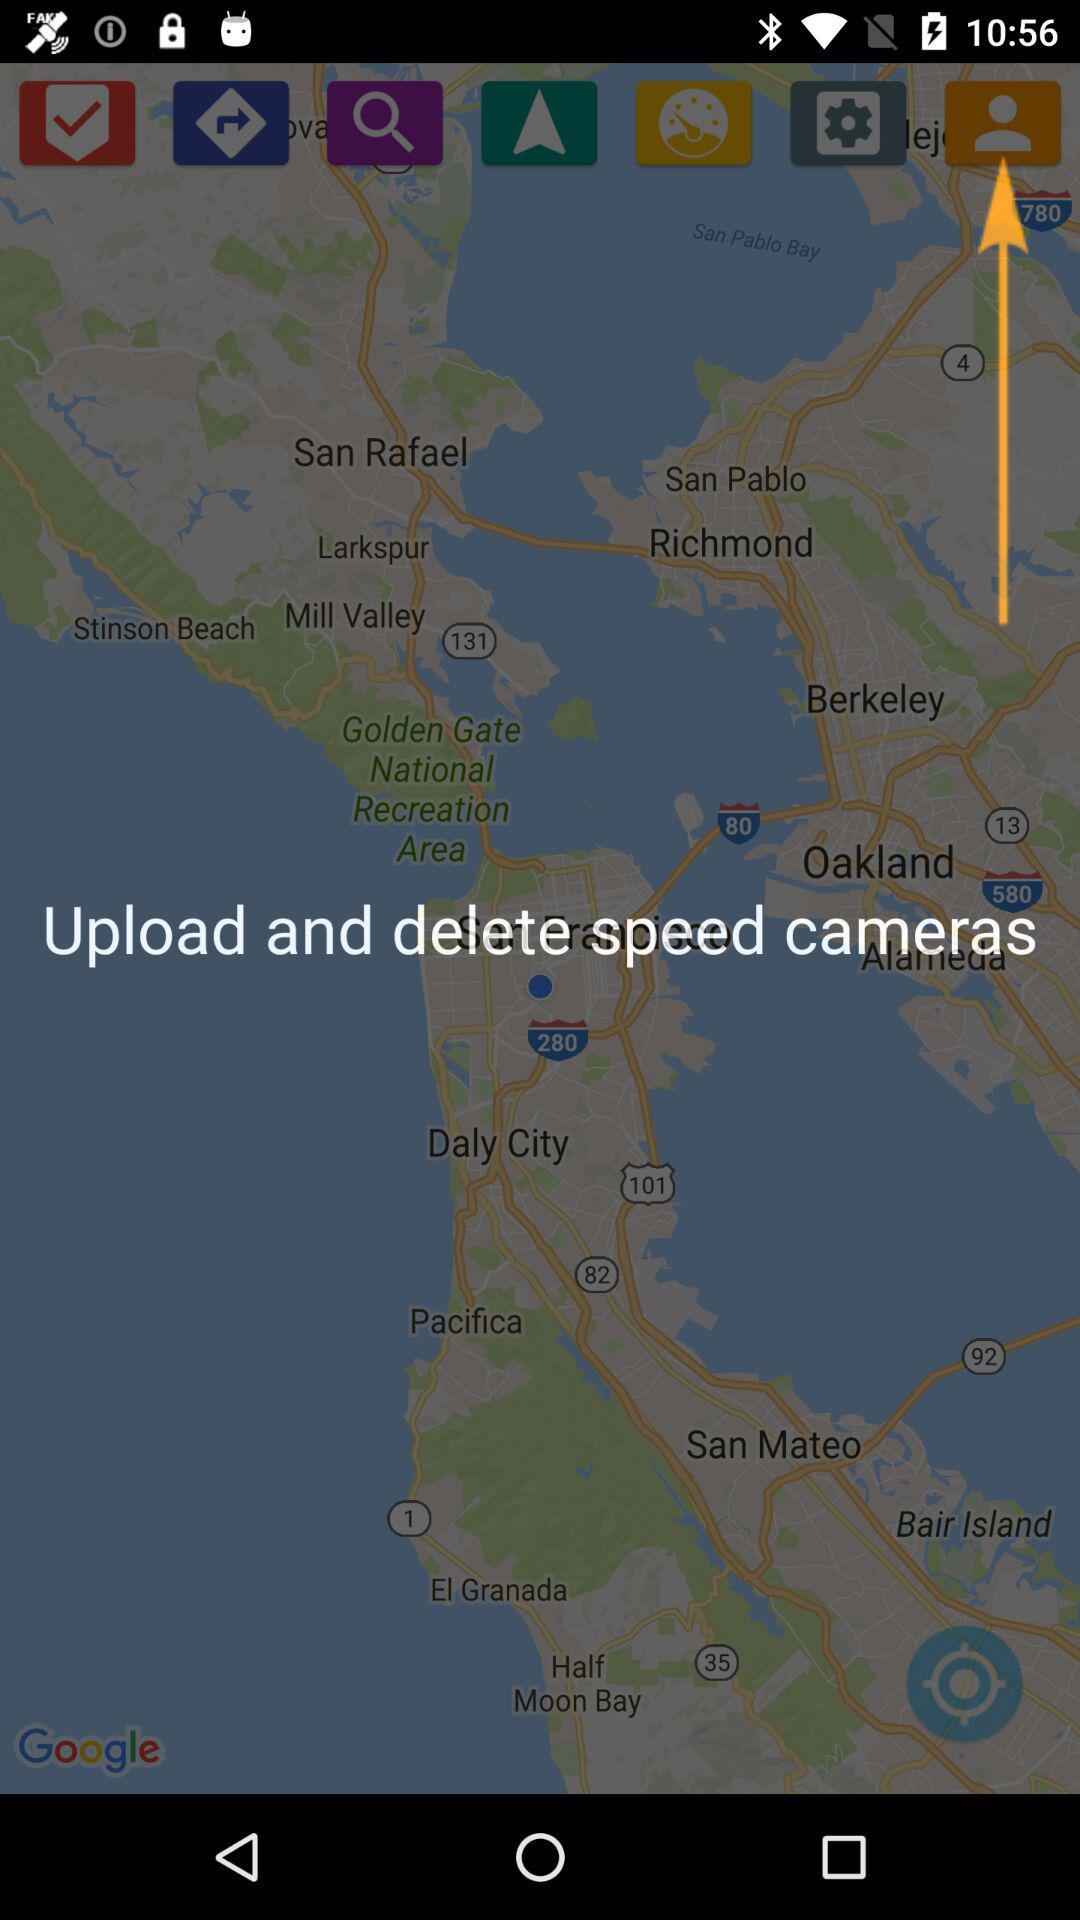 This screenshot has width=1080, height=1920. I want to click on search a destination, so click(384, 121).